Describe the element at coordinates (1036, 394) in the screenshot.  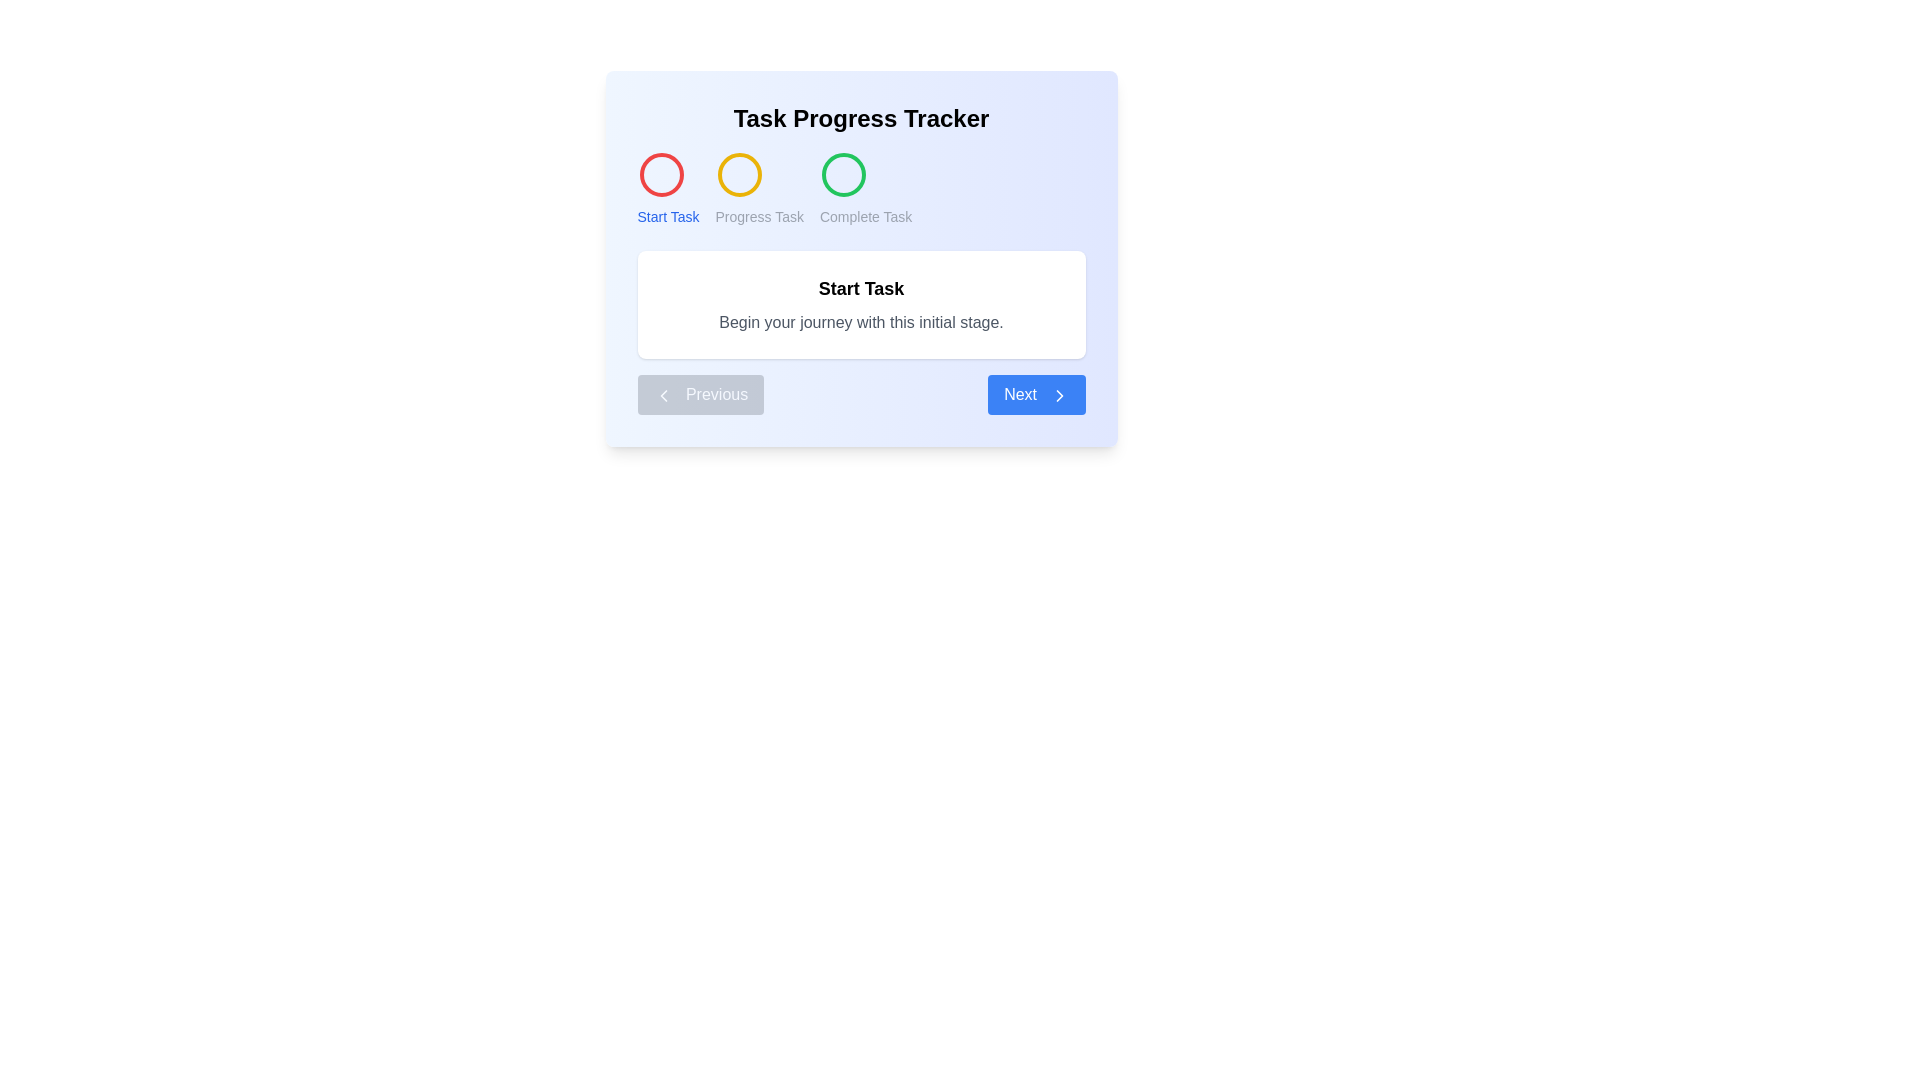
I see `the 'Next' button to navigate to the next step` at that location.